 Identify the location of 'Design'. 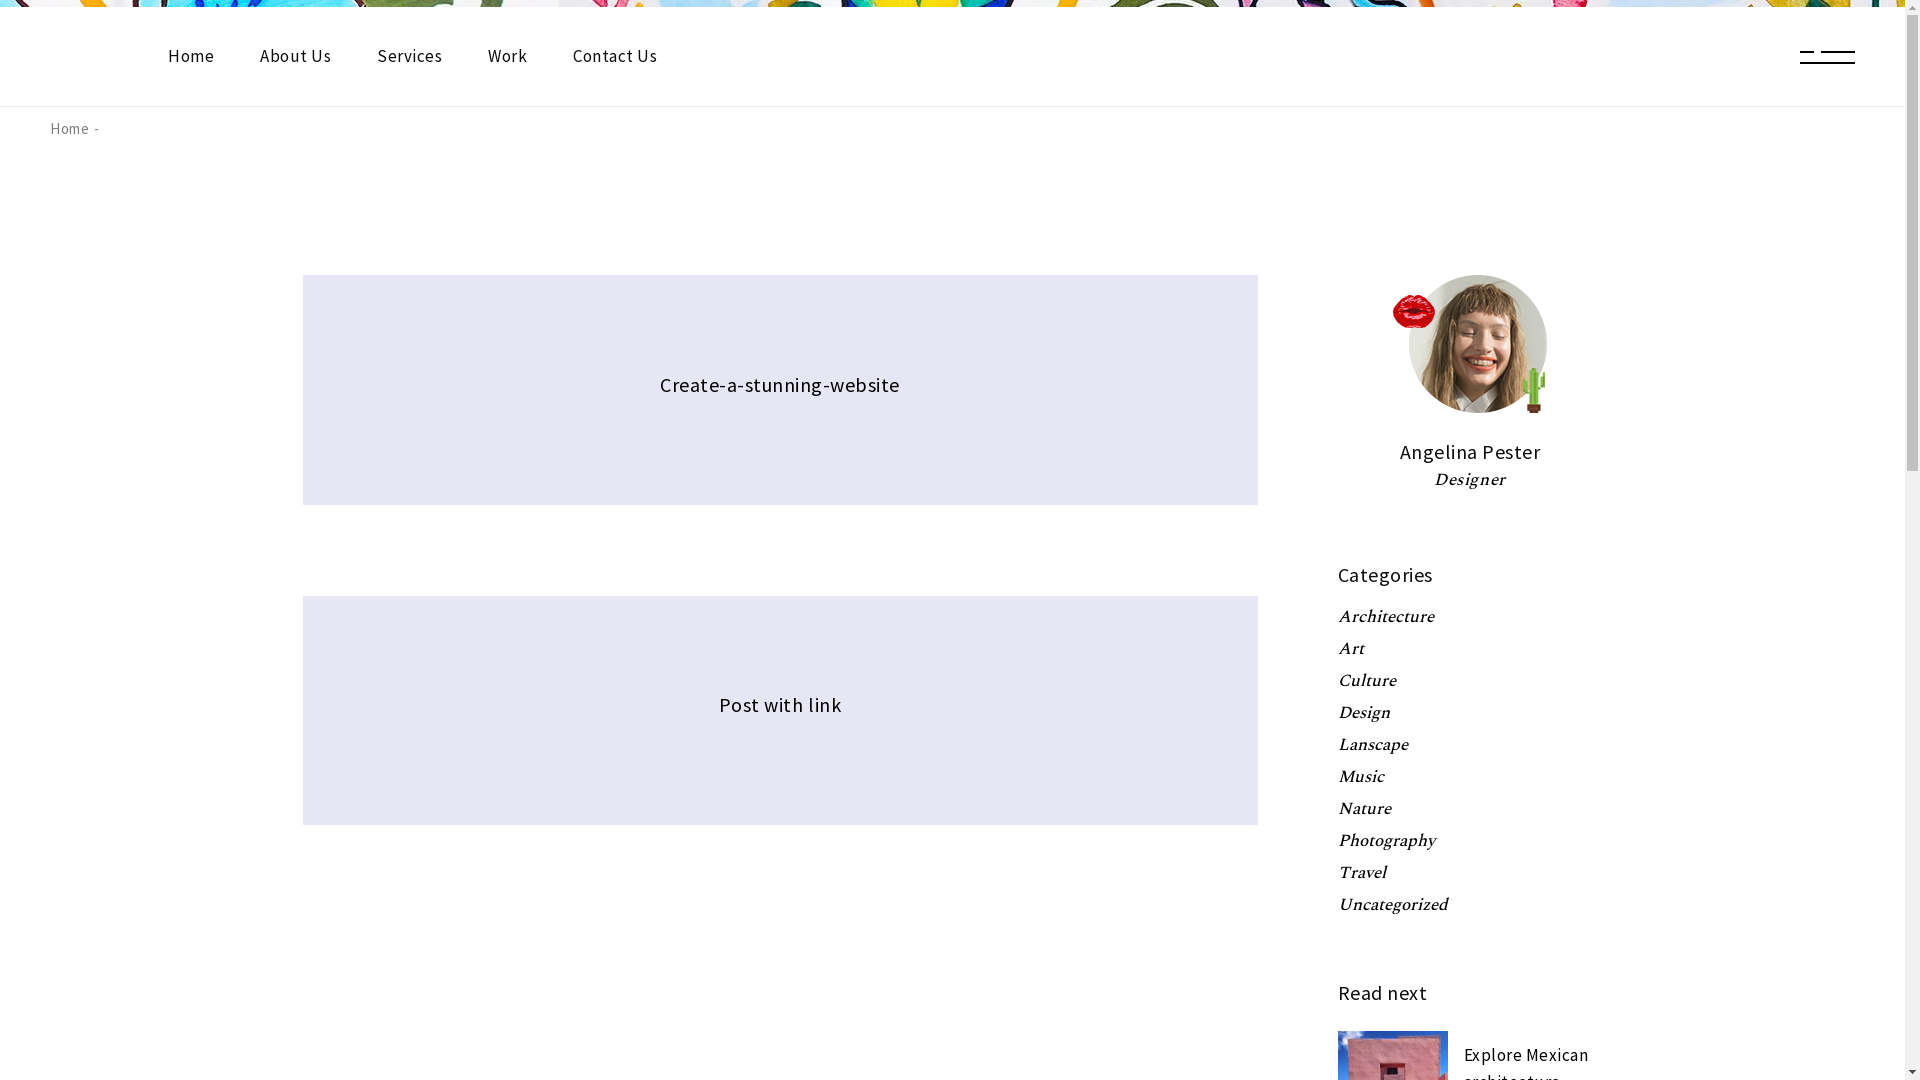
(1362, 712).